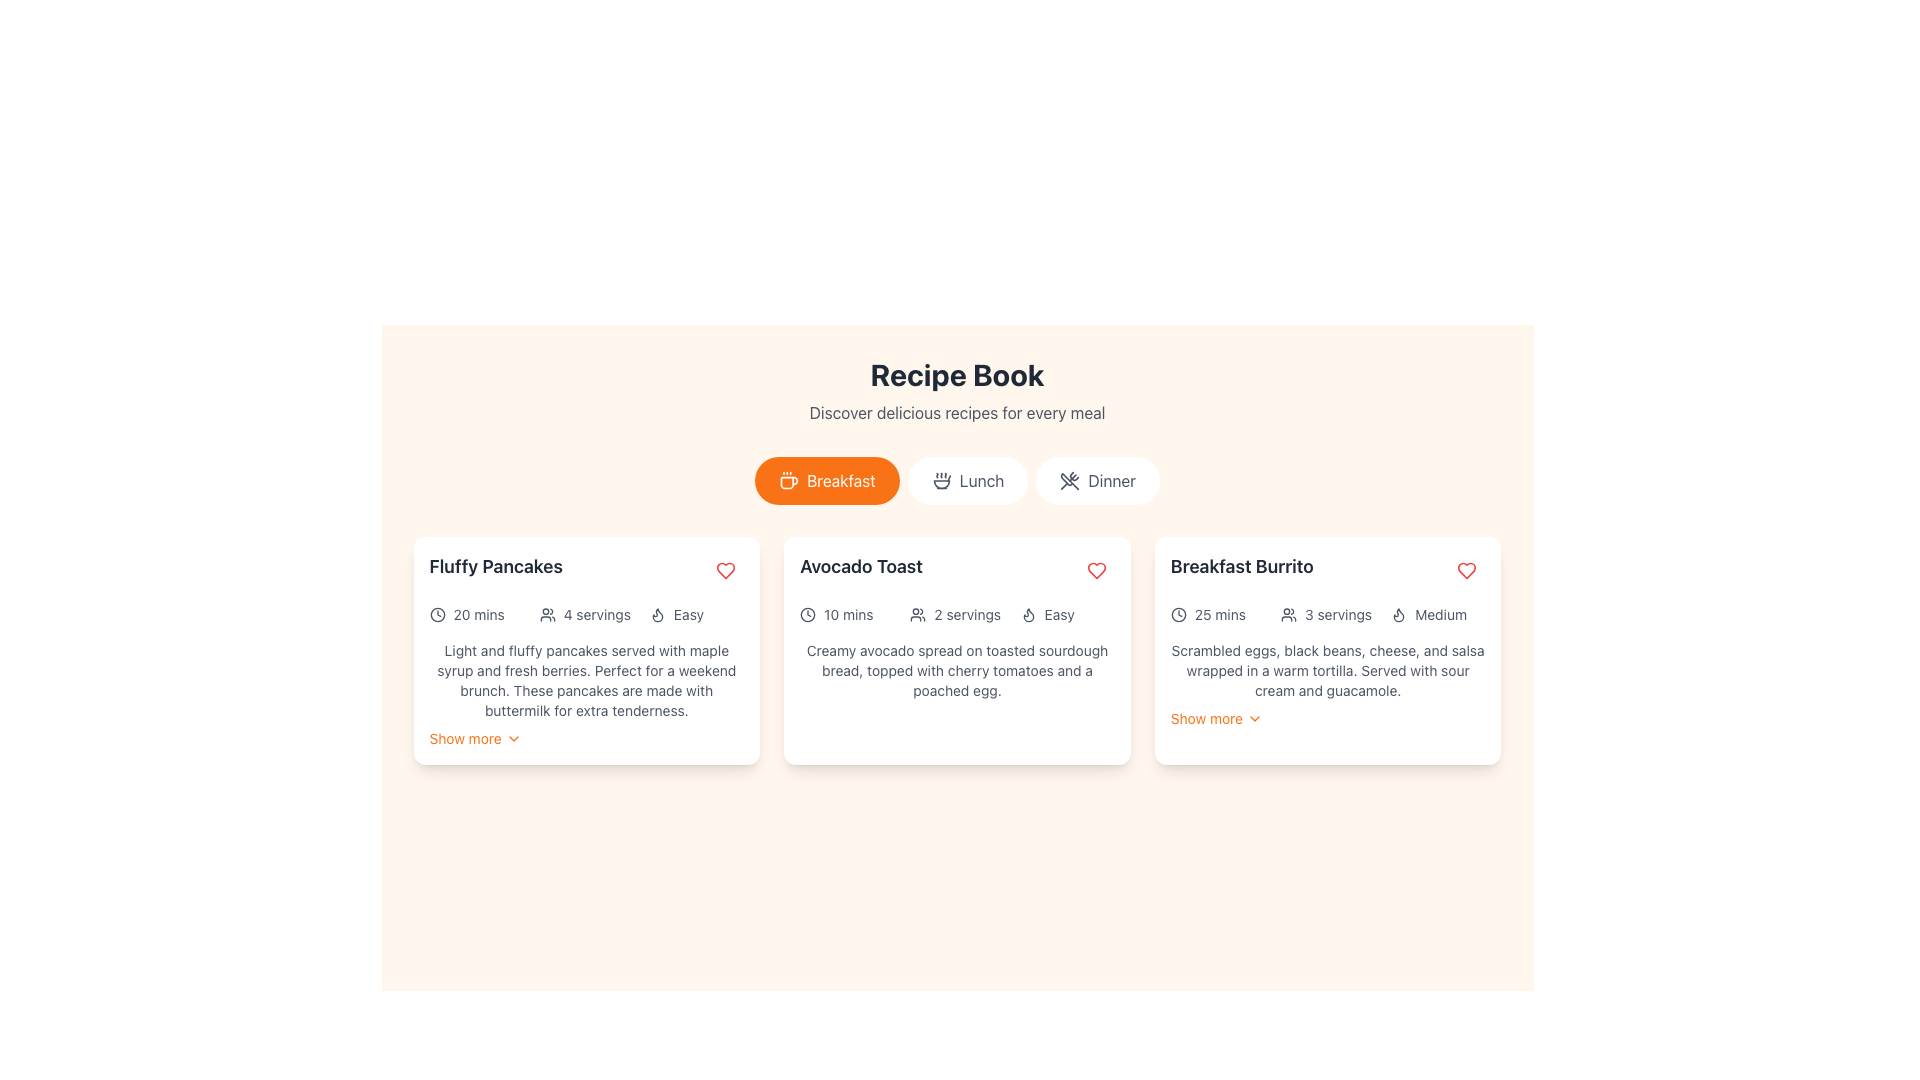 The height and width of the screenshot is (1080, 1920). Describe the element at coordinates (956, 671) in the screenshot. I see `the text block that describes the 'Avocado Toast' recipe, which reads 'Creamy avocado spread on toasted sourdough bread, topped with cherry tomatoes and a poached egg.'` at that location.